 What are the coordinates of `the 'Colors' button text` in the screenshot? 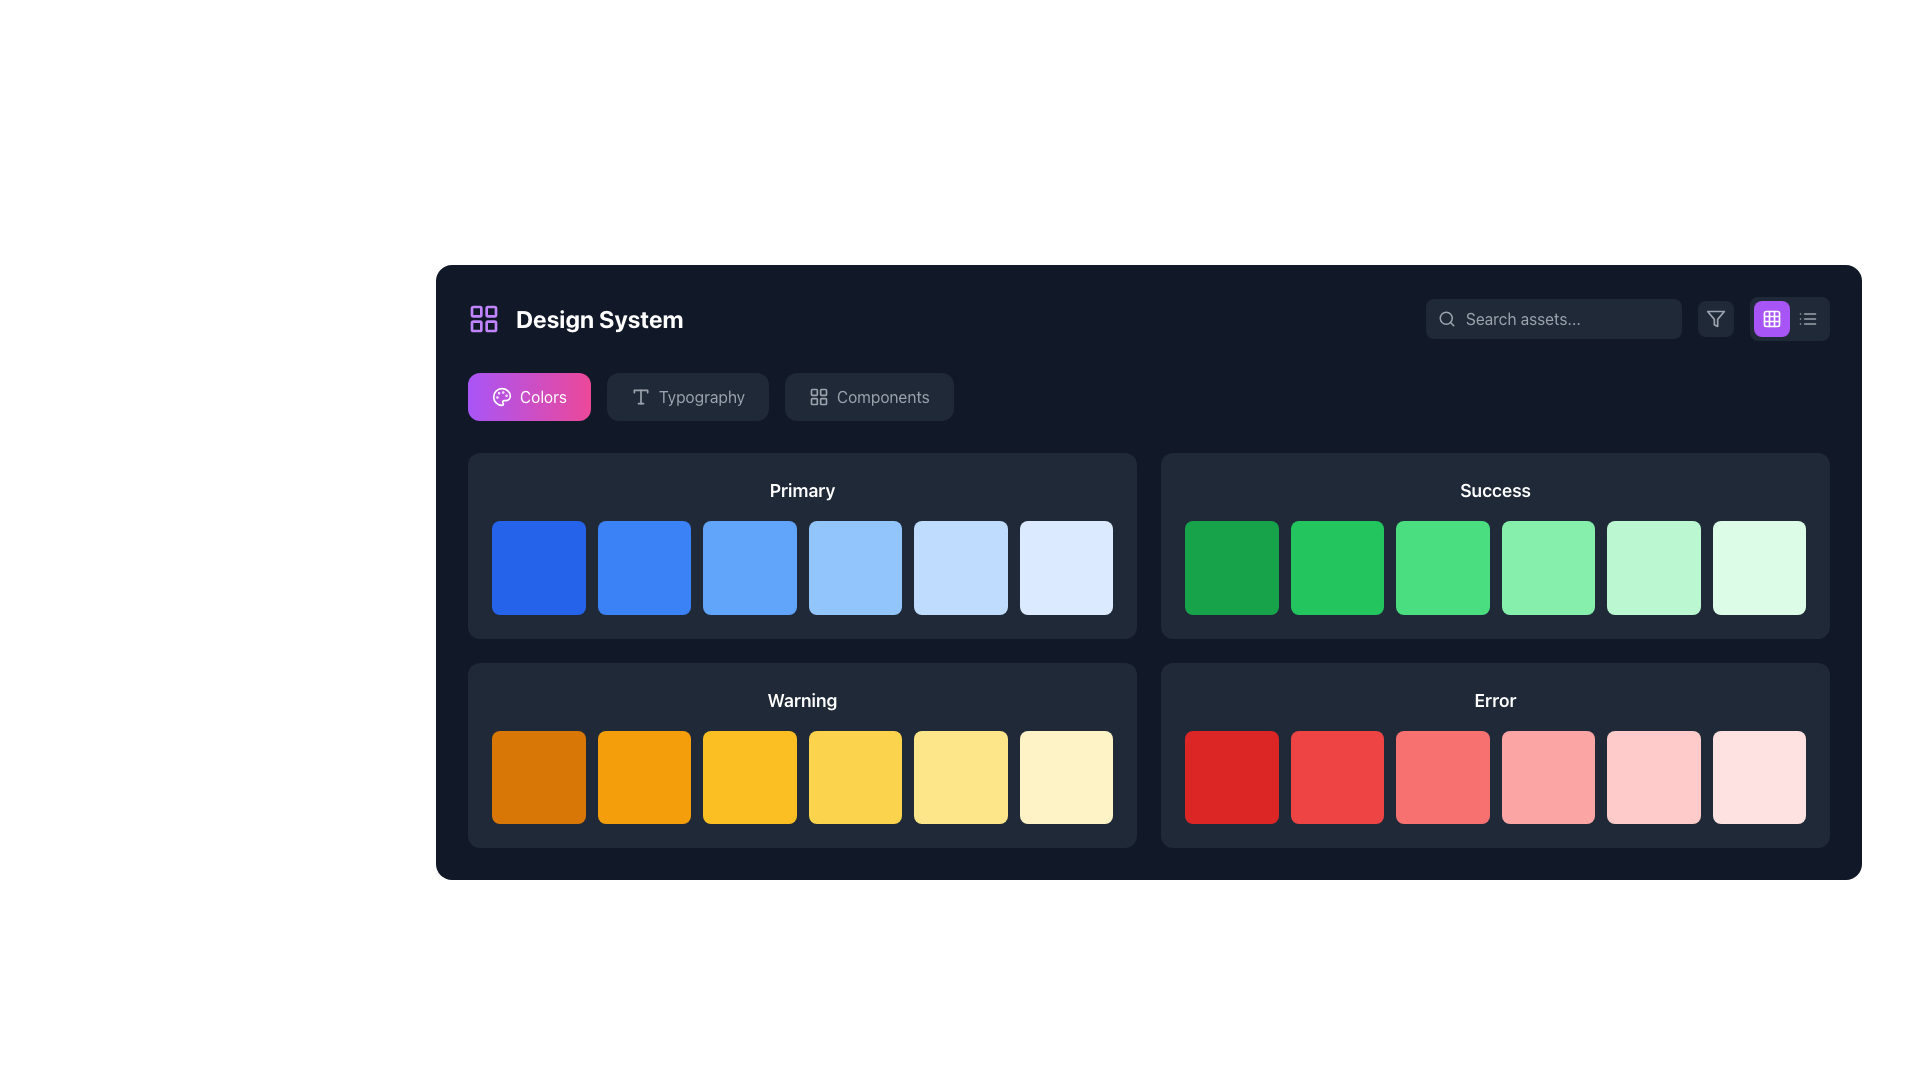 It's located at (543, 397).